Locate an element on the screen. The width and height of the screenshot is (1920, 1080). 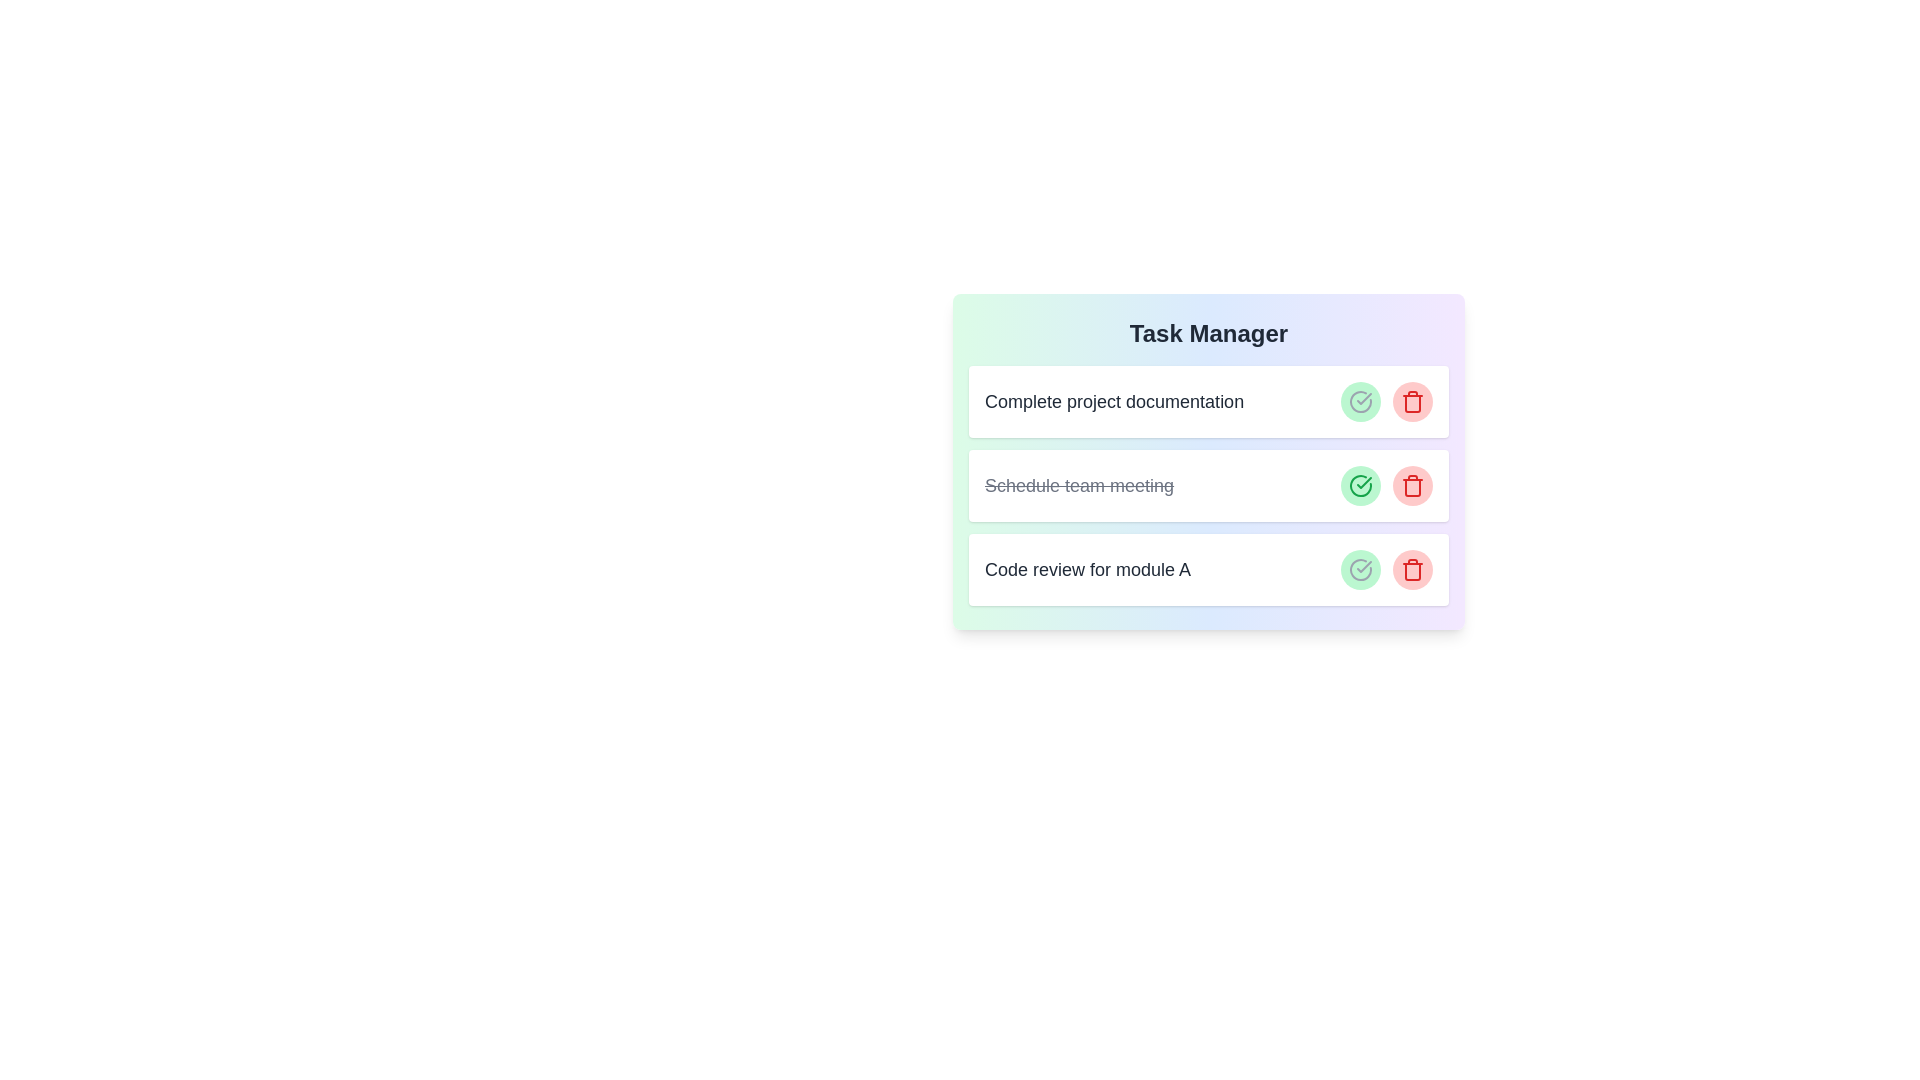
the delete button for the task 'Schedule team meeting' is located at coordinates (1411, 486).